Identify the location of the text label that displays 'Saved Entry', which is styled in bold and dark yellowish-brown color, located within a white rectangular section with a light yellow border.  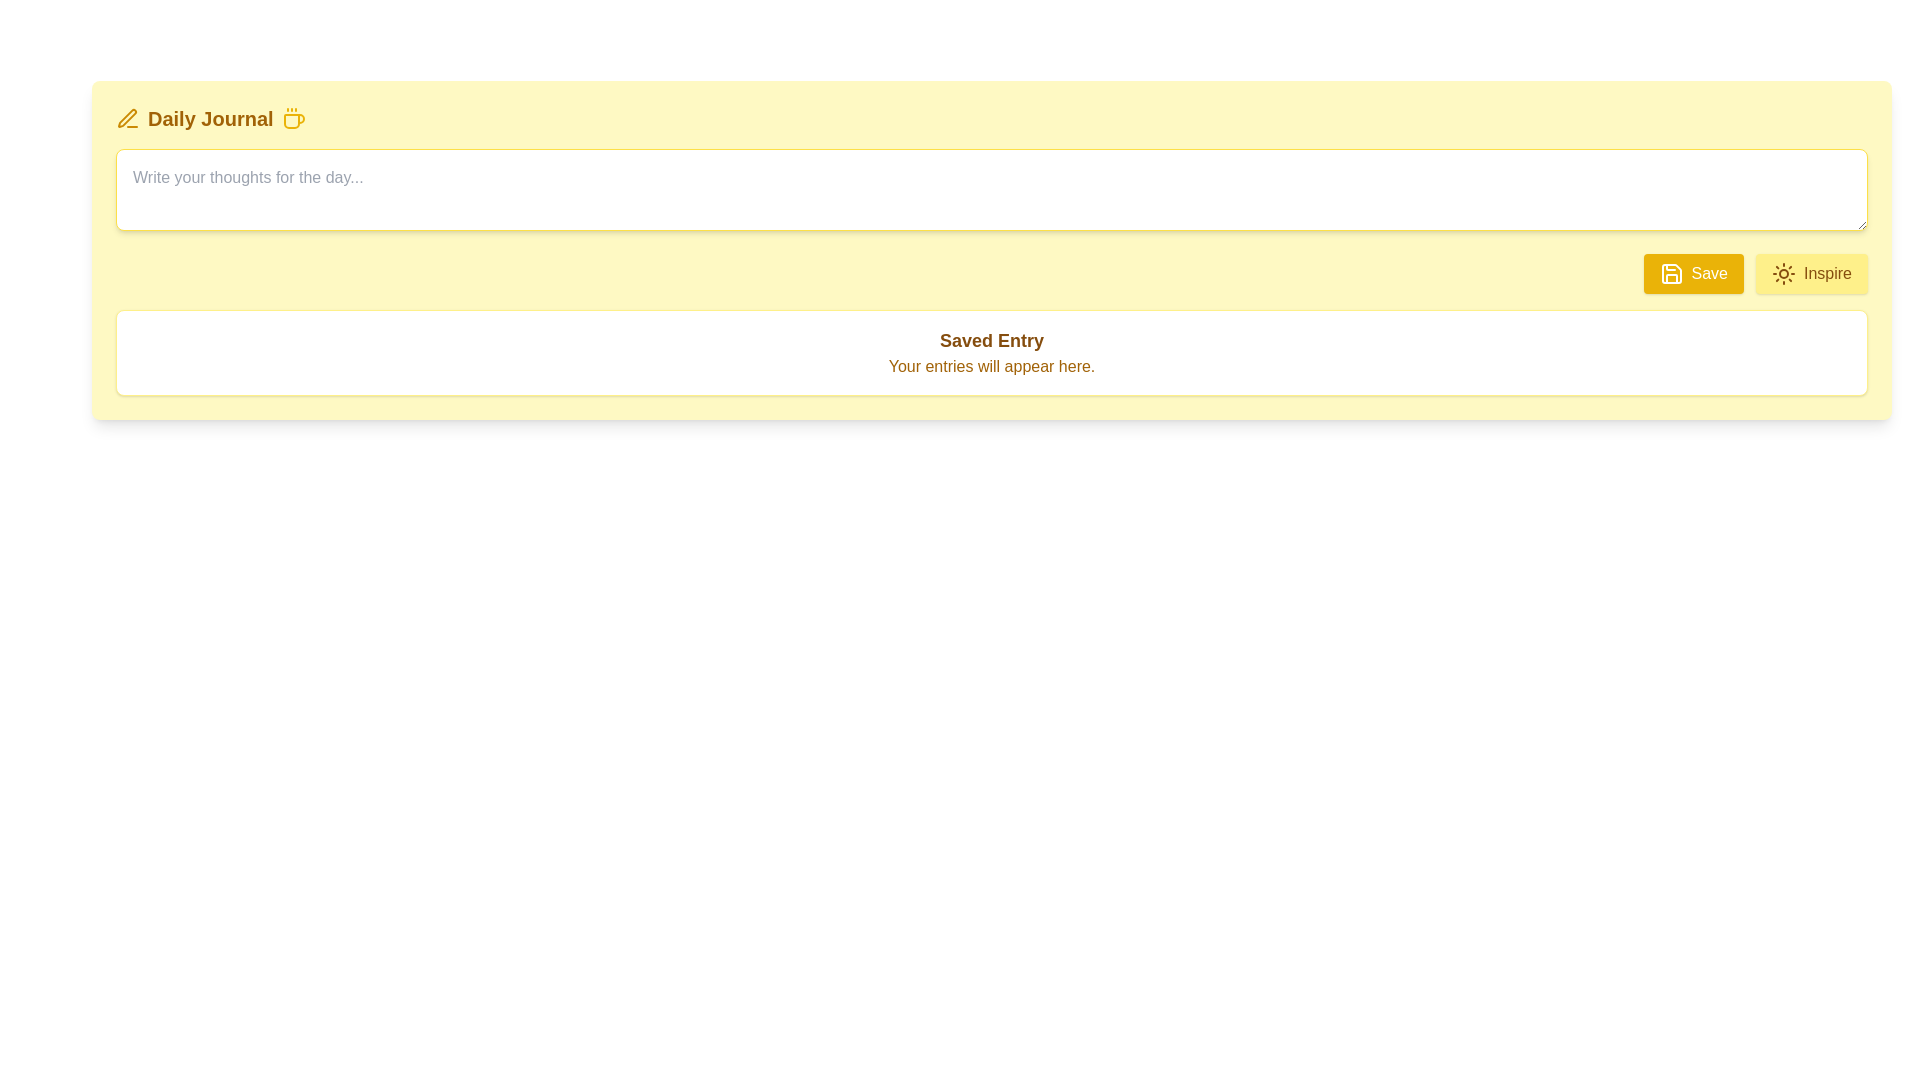
(992, 339).